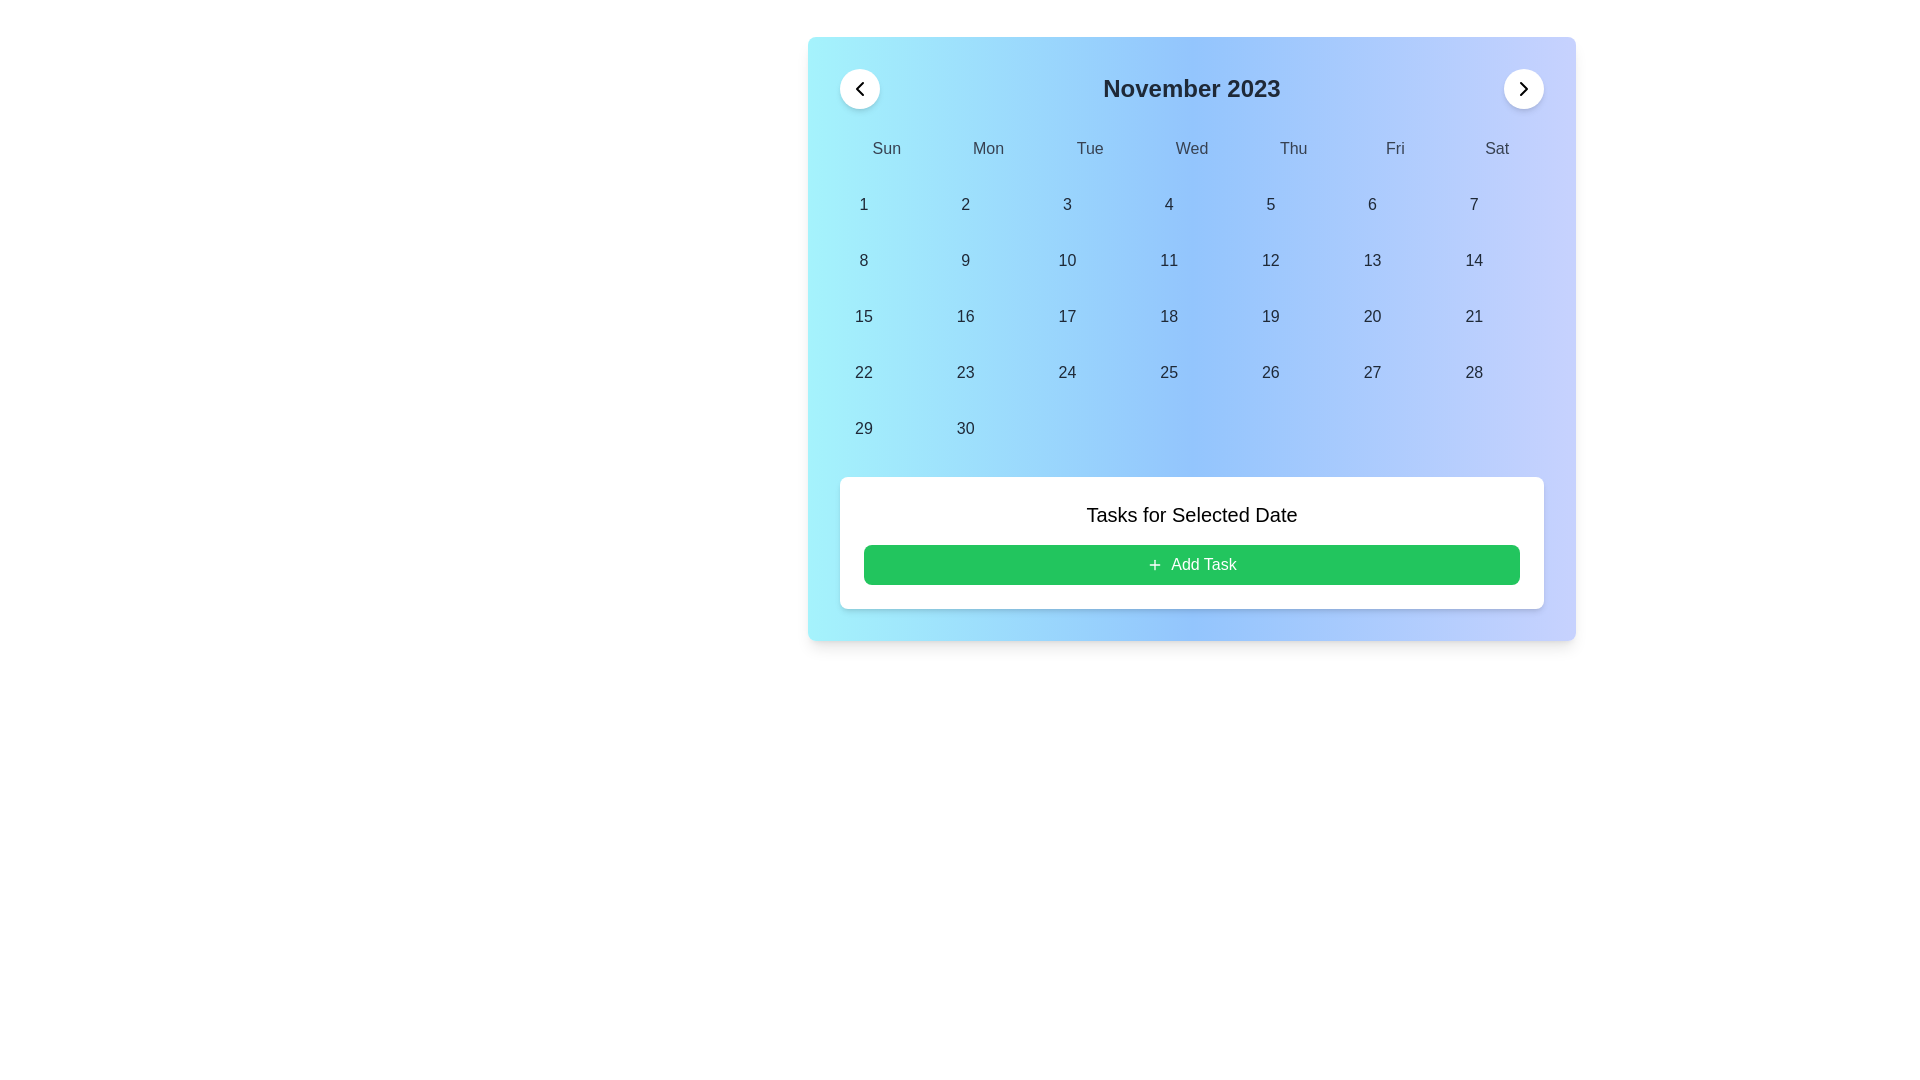 Image resolution: width=1920 pixels, height=1080 pixels. Describe the element at coordinates (864, 373) in the screenshot. I see `the button representing the 22nd day of the month in the calendar interface` at that location.